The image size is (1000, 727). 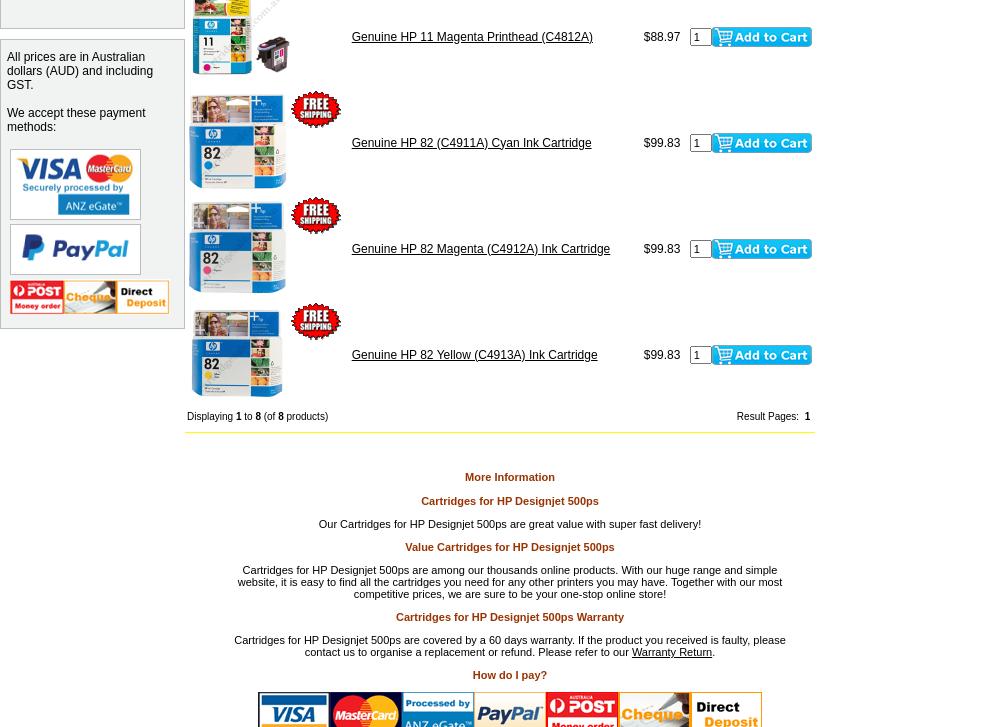 What do you see at coordinates (509, 475) in the screenshot?
I see `'More Information'` at bounding box center [509, 475].